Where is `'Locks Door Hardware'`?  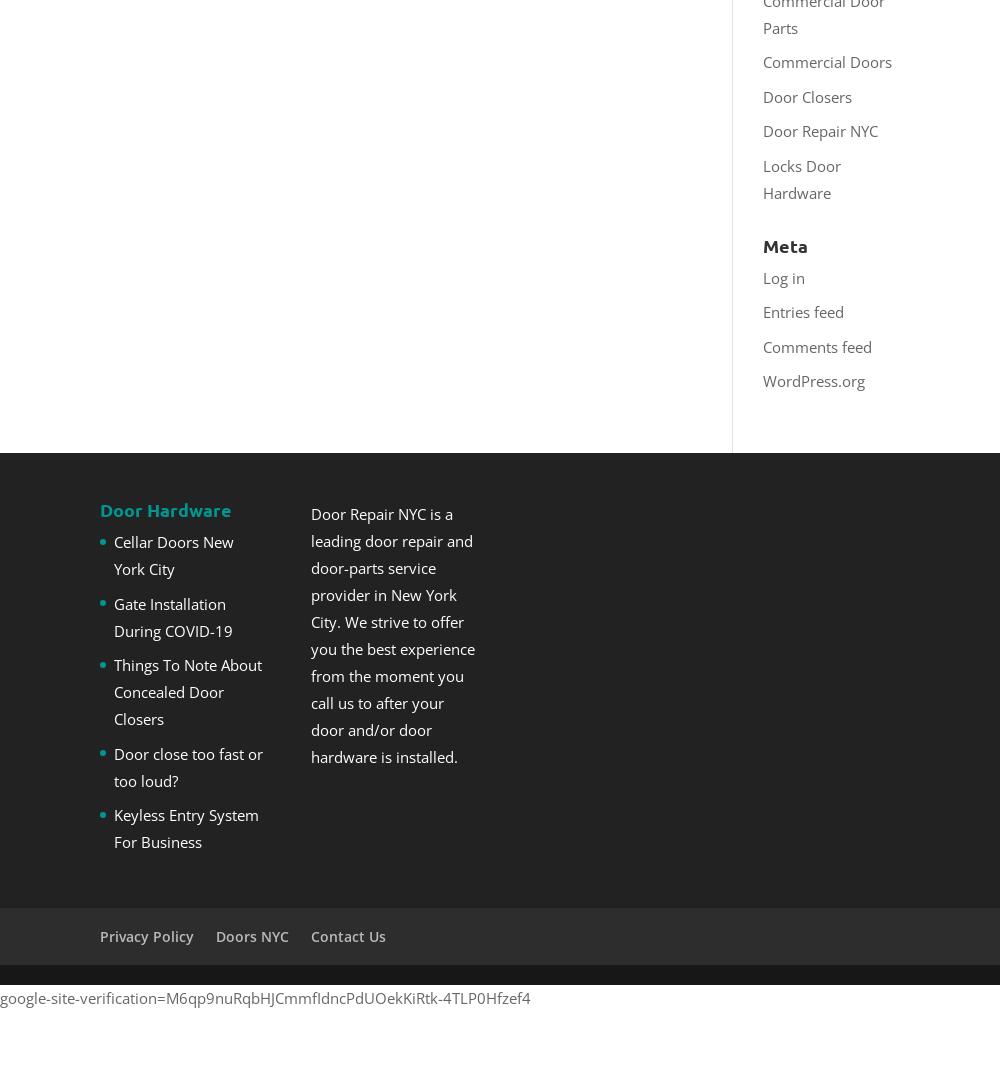 'Locks Door Hardware' is located at coordinates (802, 178).